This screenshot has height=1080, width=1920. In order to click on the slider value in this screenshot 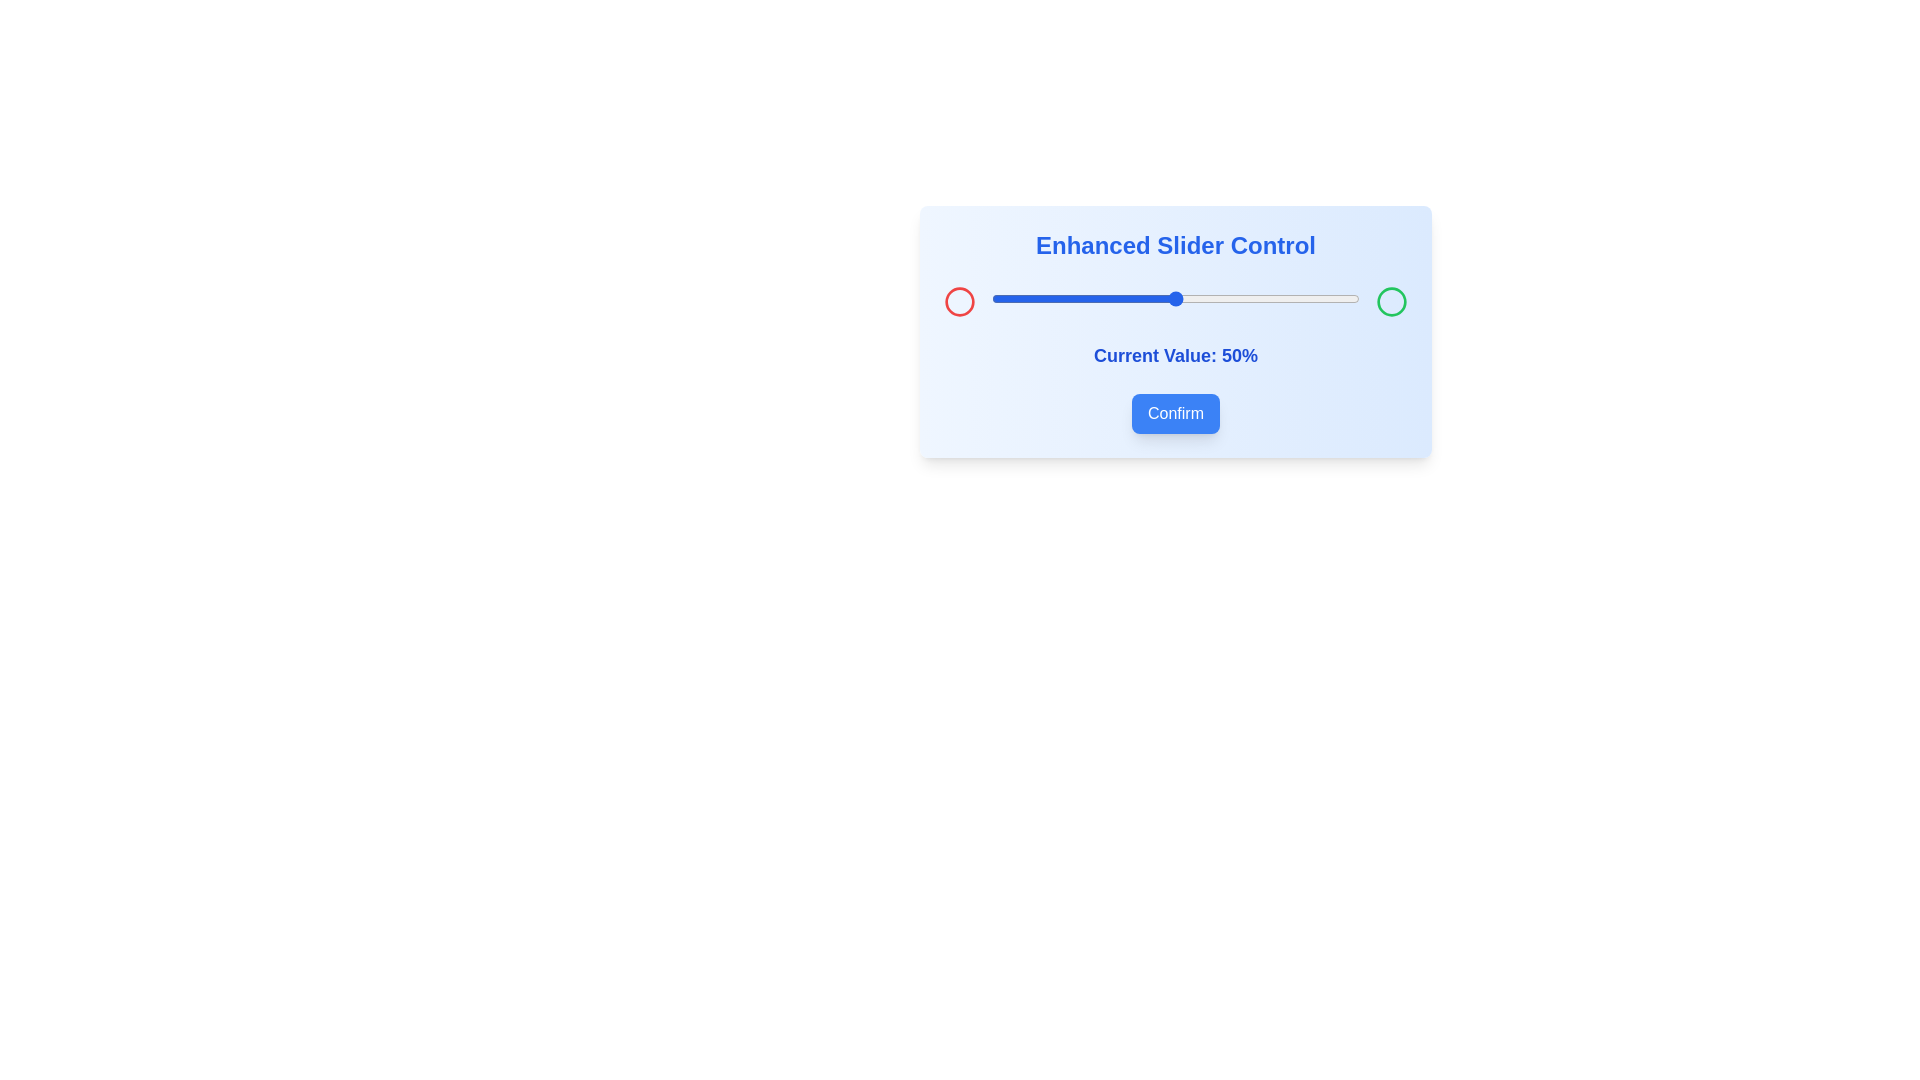, I will do `click(1139, 299)`.